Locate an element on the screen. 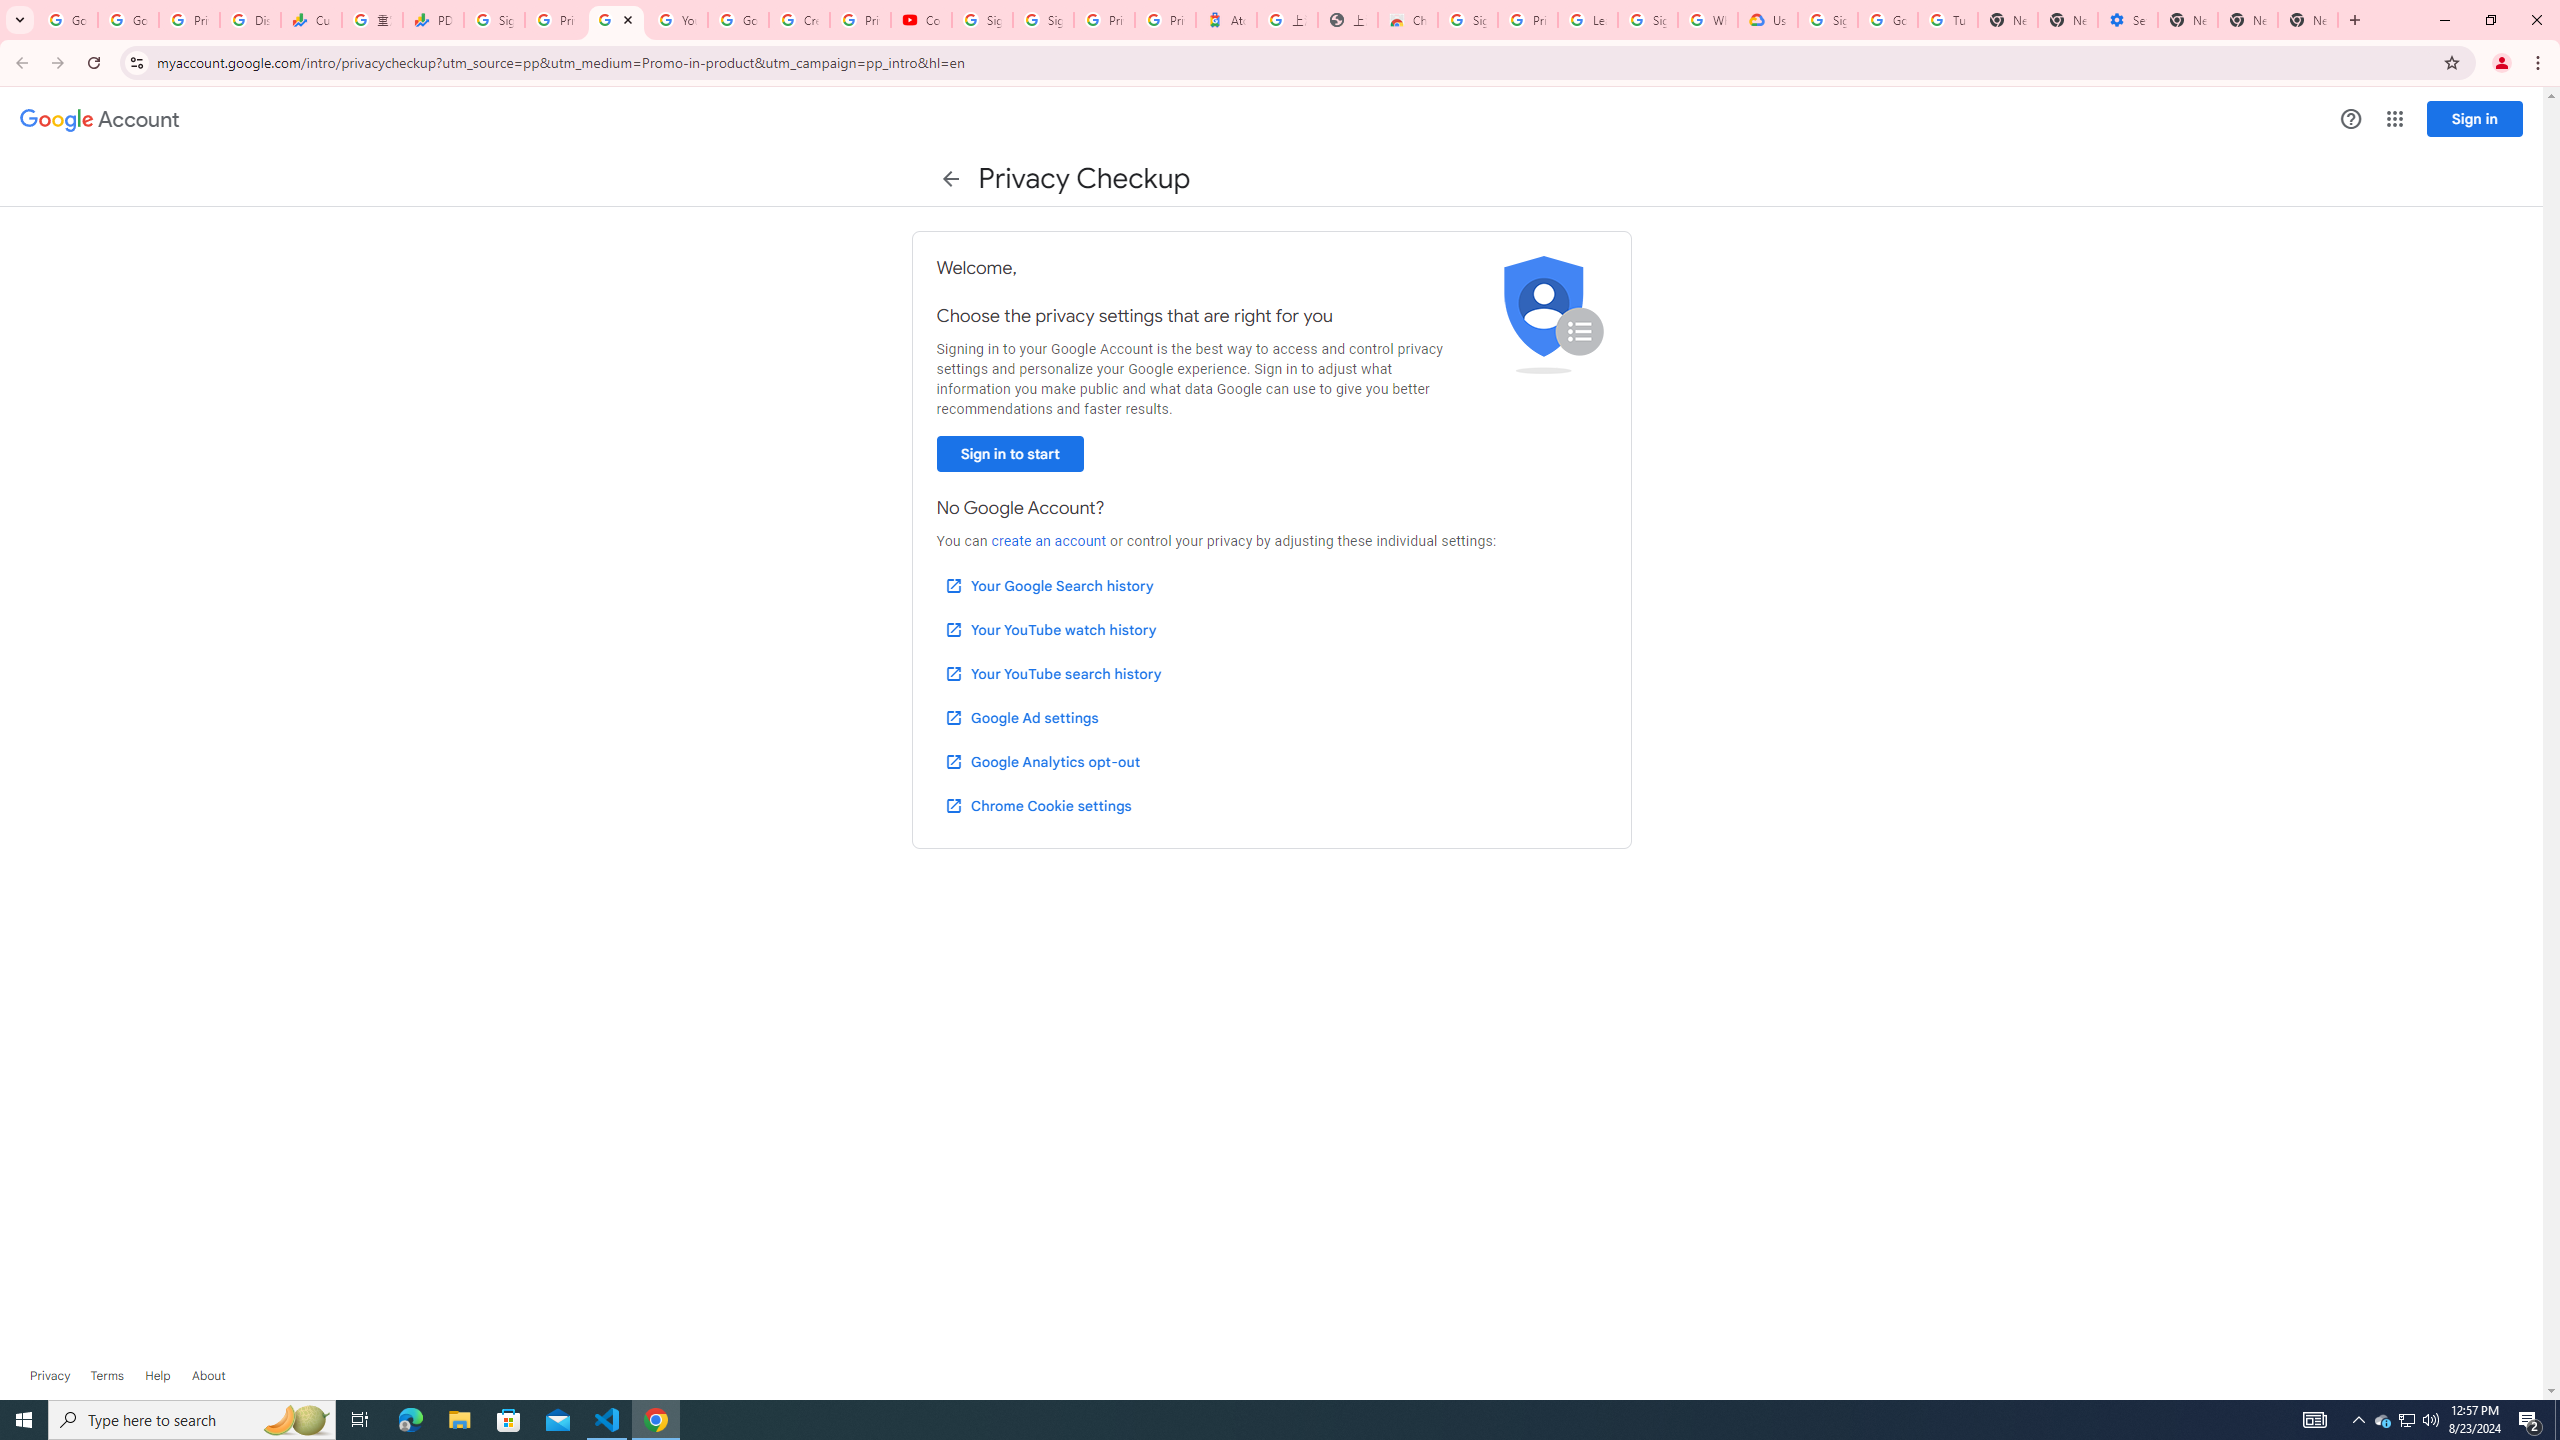 This screenshot has height=1440, width=2560. 'Chrome Cookie settings' is located at coordinates (1038, 804).